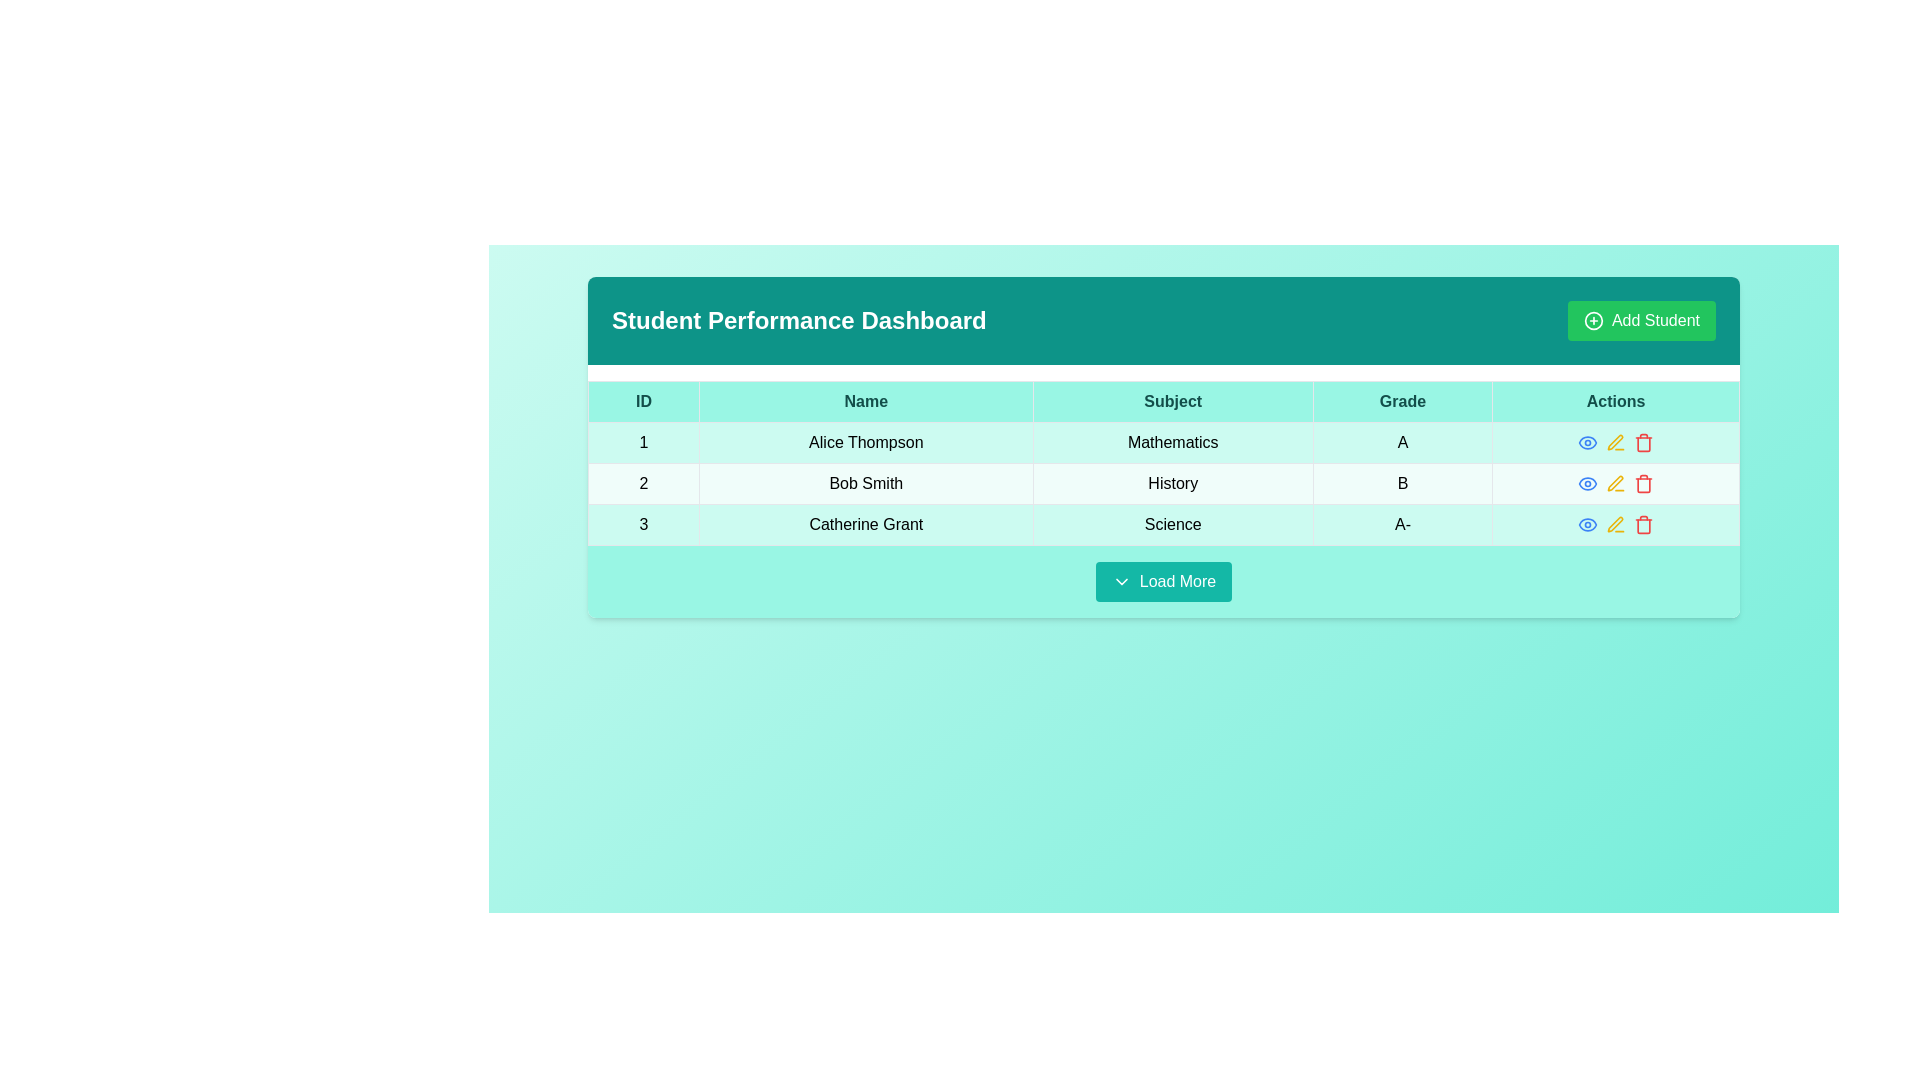  What do you see at coordinates (1592, 319) in the screenshot?
I see `the decorative icon located within the 'Add Student' button, positioned towards the left edge of its text label` at bounding box center [1592, 319].